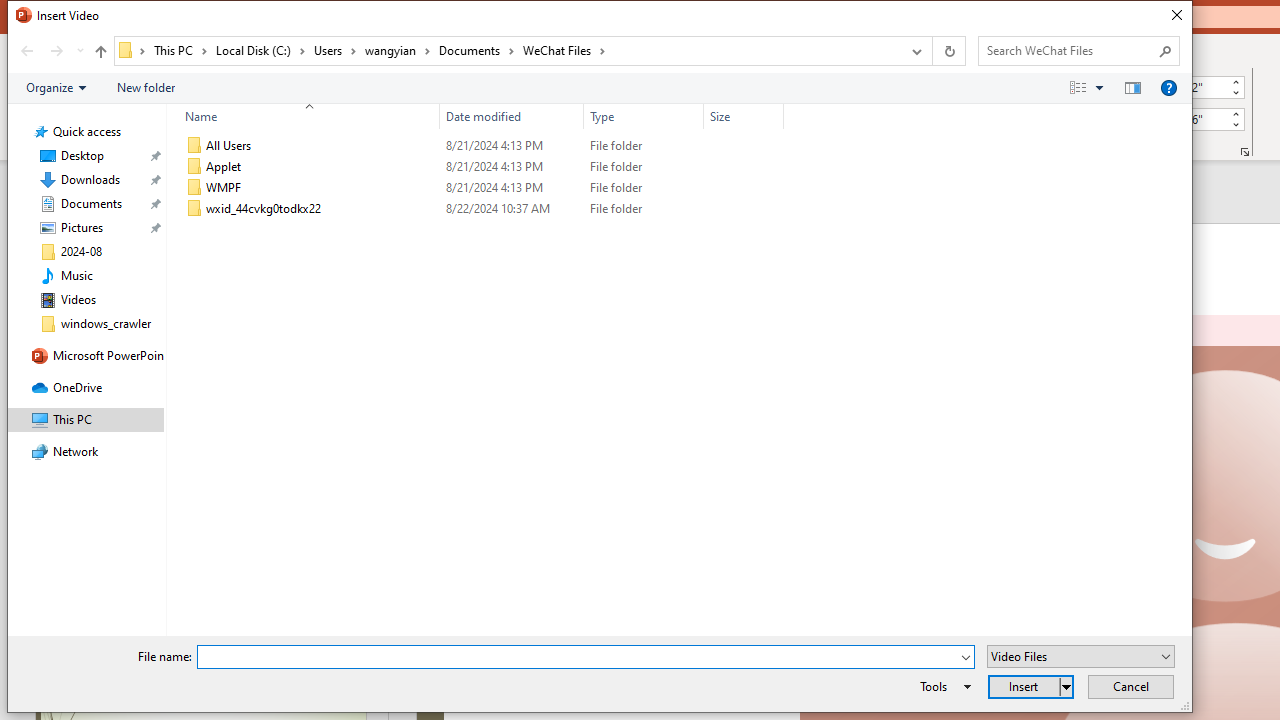 This screenshot has height=720, width=1280. Describe the element at coordinates (100, 53) in the screenshot. I see `'Up band toolbar'` at that location.